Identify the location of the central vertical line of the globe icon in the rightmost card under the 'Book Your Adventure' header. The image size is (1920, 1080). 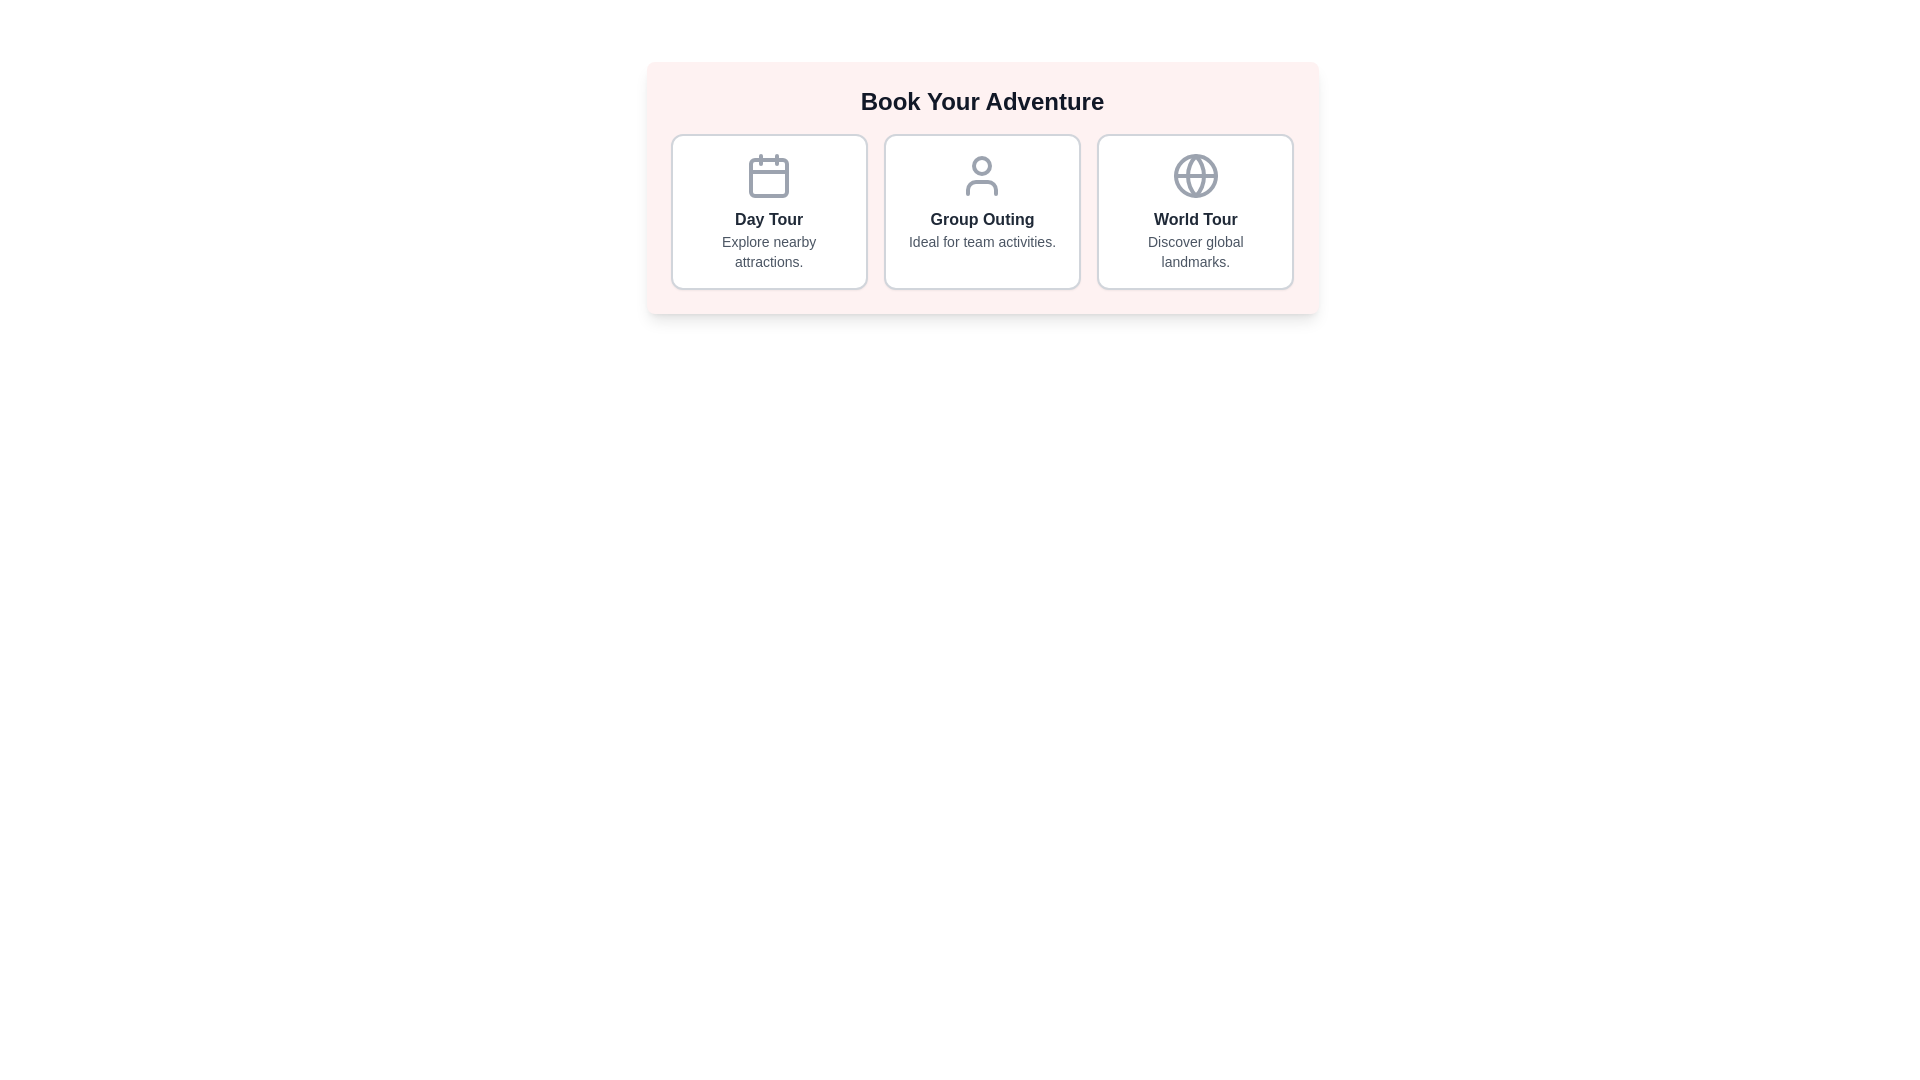
(1195, 175).